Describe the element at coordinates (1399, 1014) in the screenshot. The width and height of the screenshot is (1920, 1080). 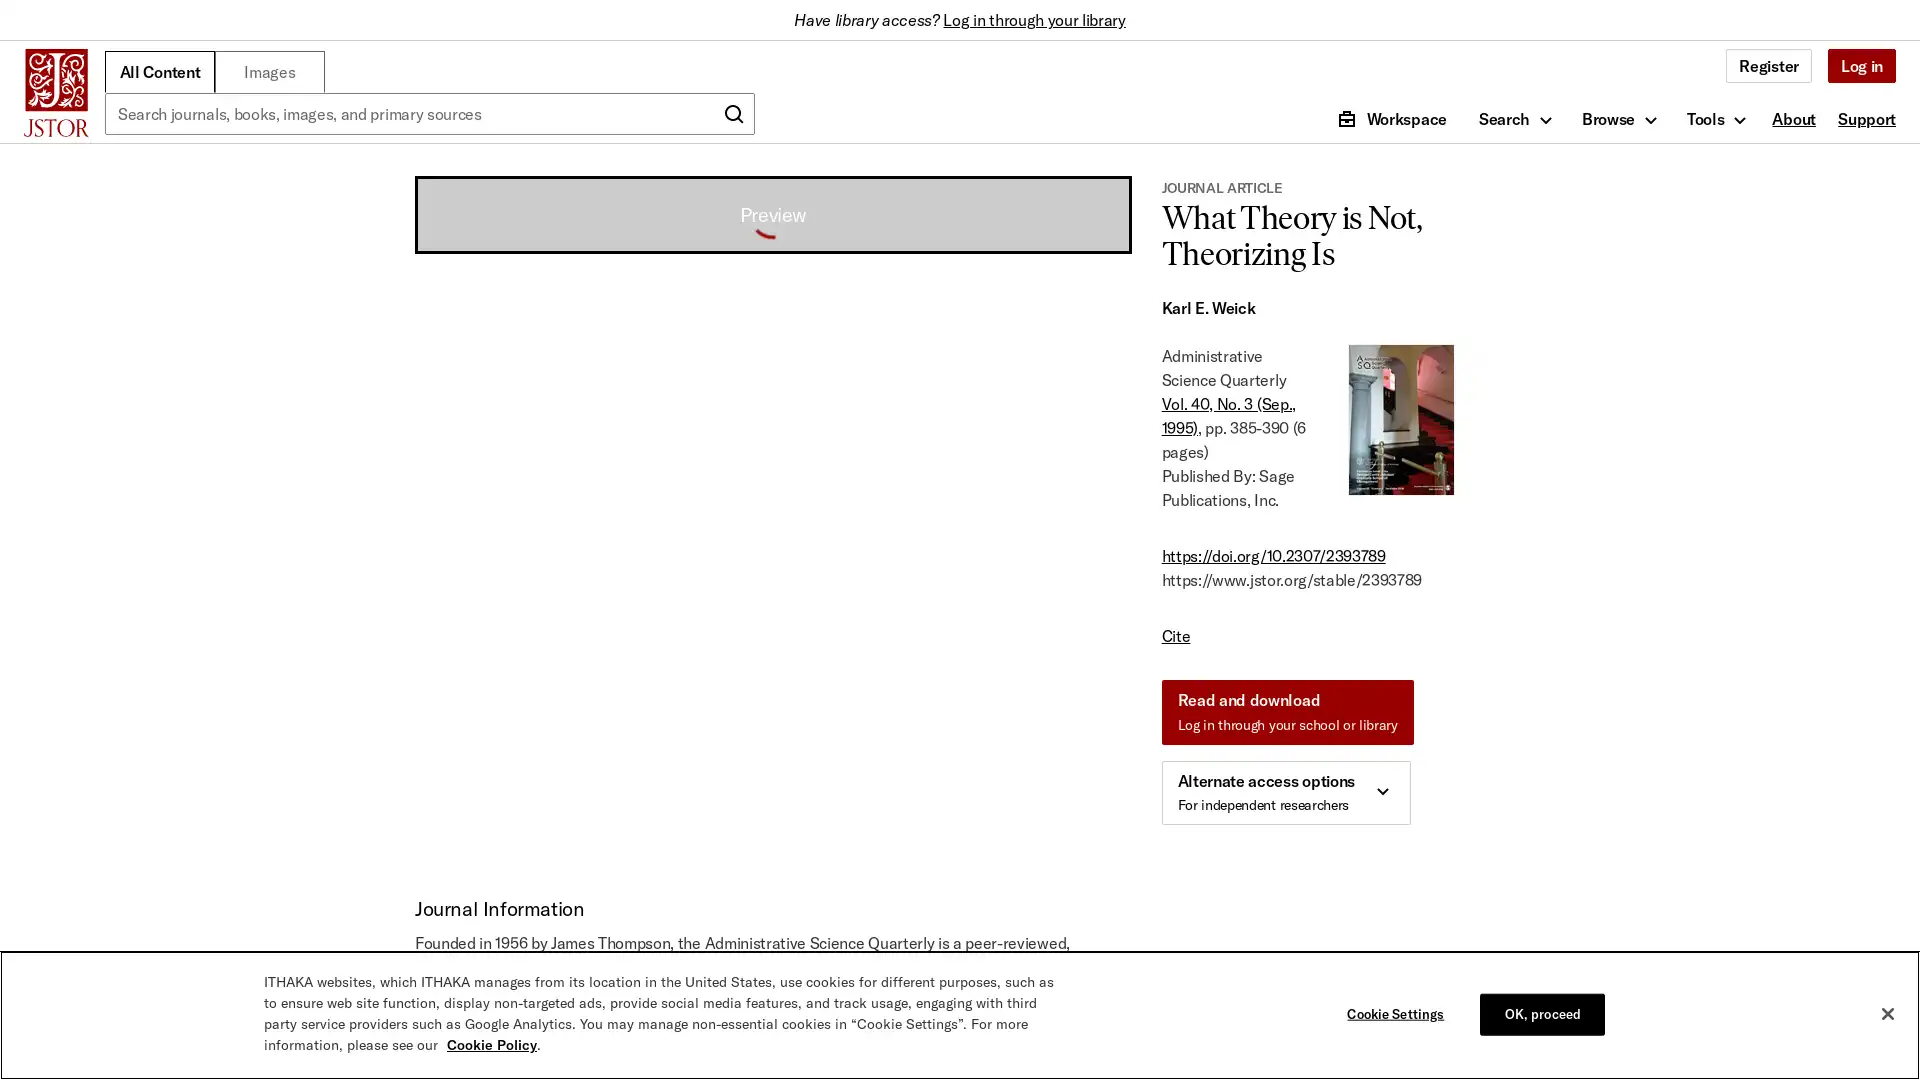
I see `Cookie Settings` at that location.